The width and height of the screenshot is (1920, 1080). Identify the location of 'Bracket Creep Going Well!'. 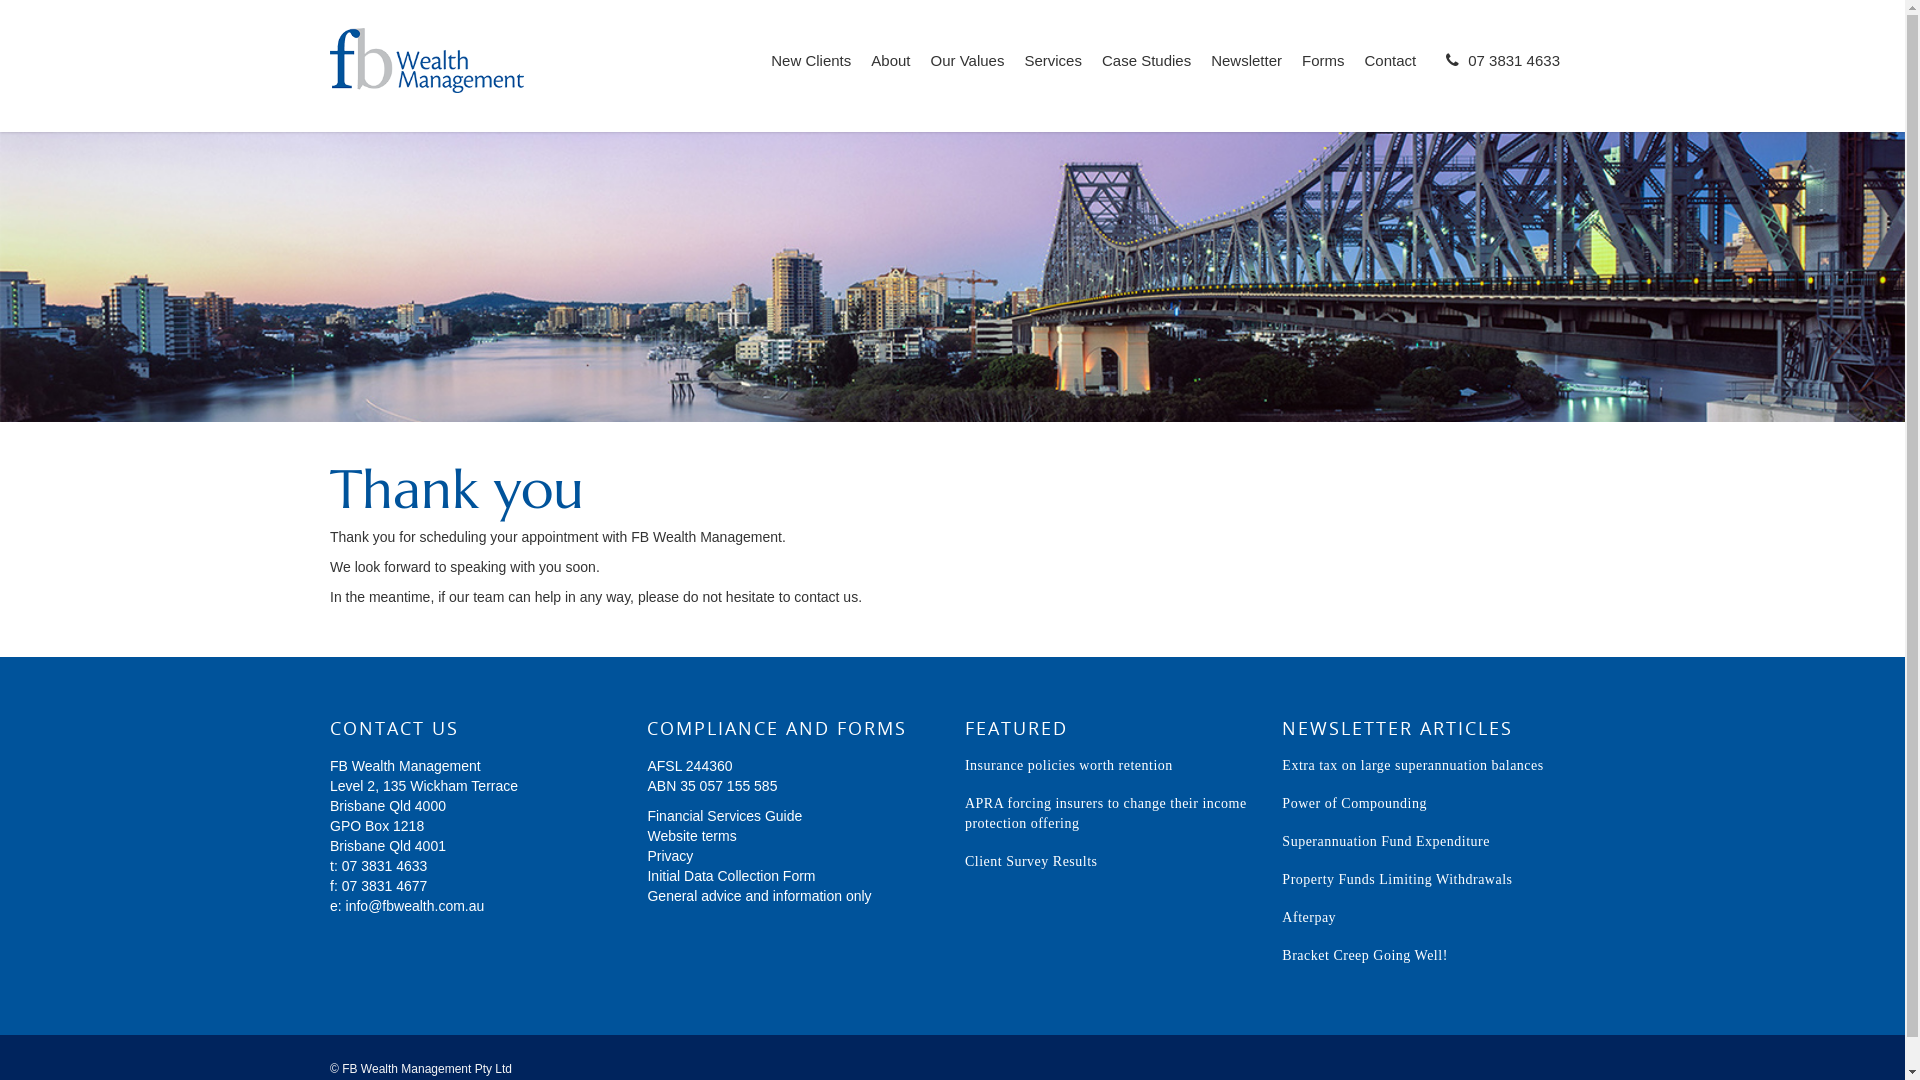
(1281, 954).